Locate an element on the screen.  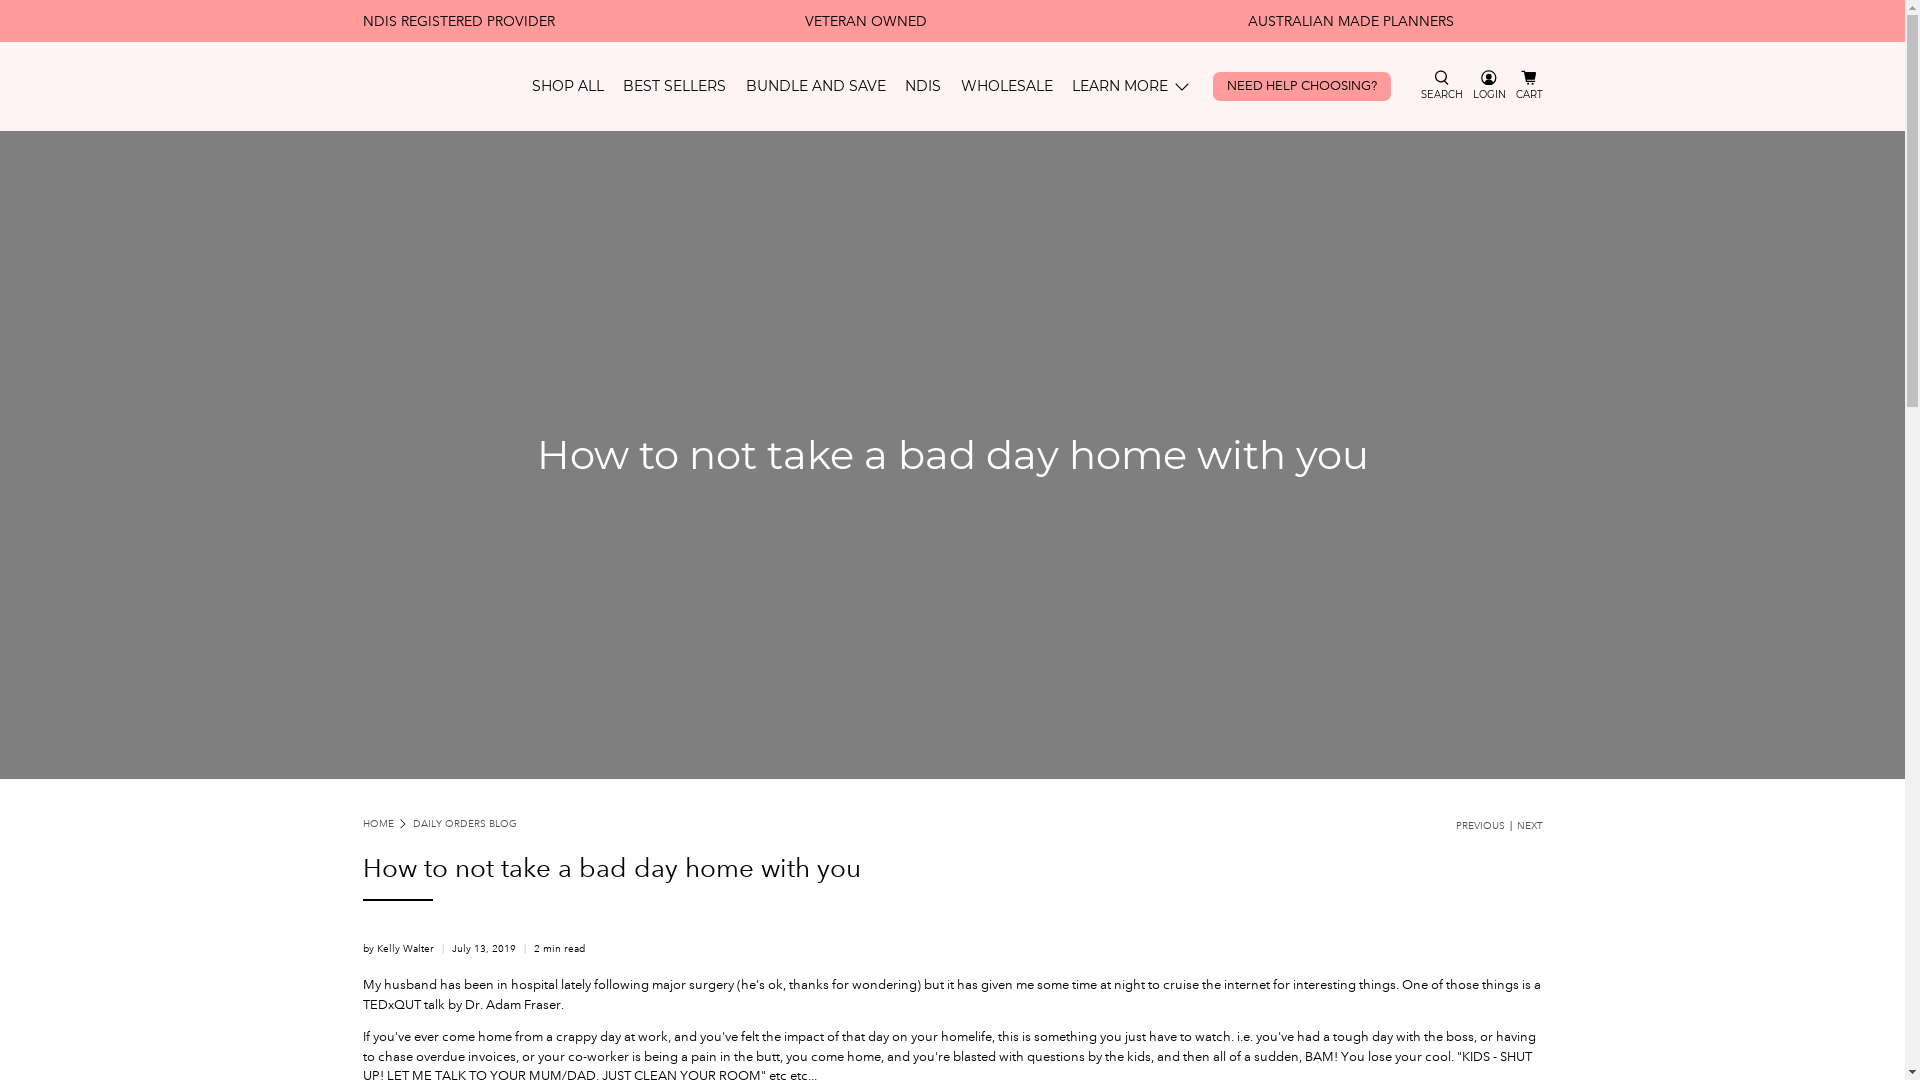
'LEARN MORE' is located at coordinates (1132, 85).